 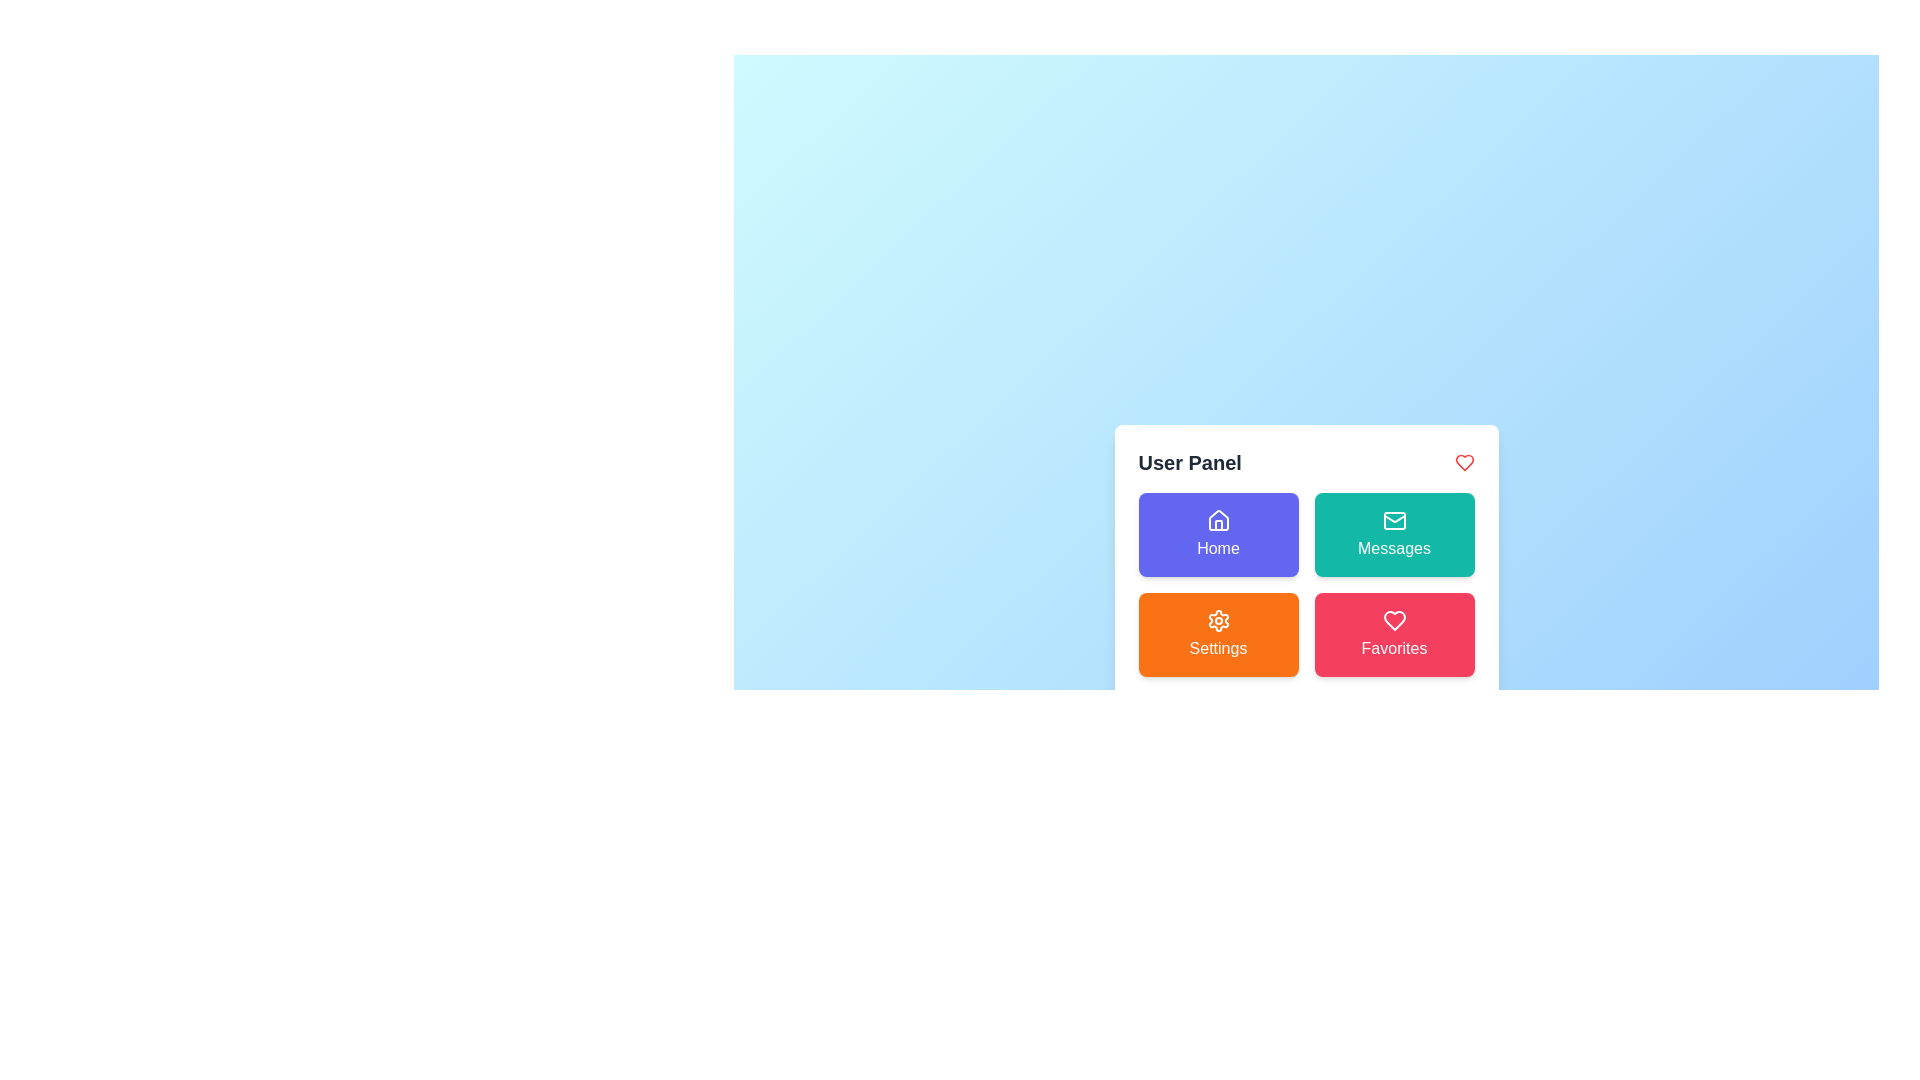 What do you see at coordinates (1217, 620) in the screenshot?
I see `the orange cogwheel icon within the Settings button, which is located in the second row, first column of the option grid under the User Panel header` at bounding box center [1217, 620].